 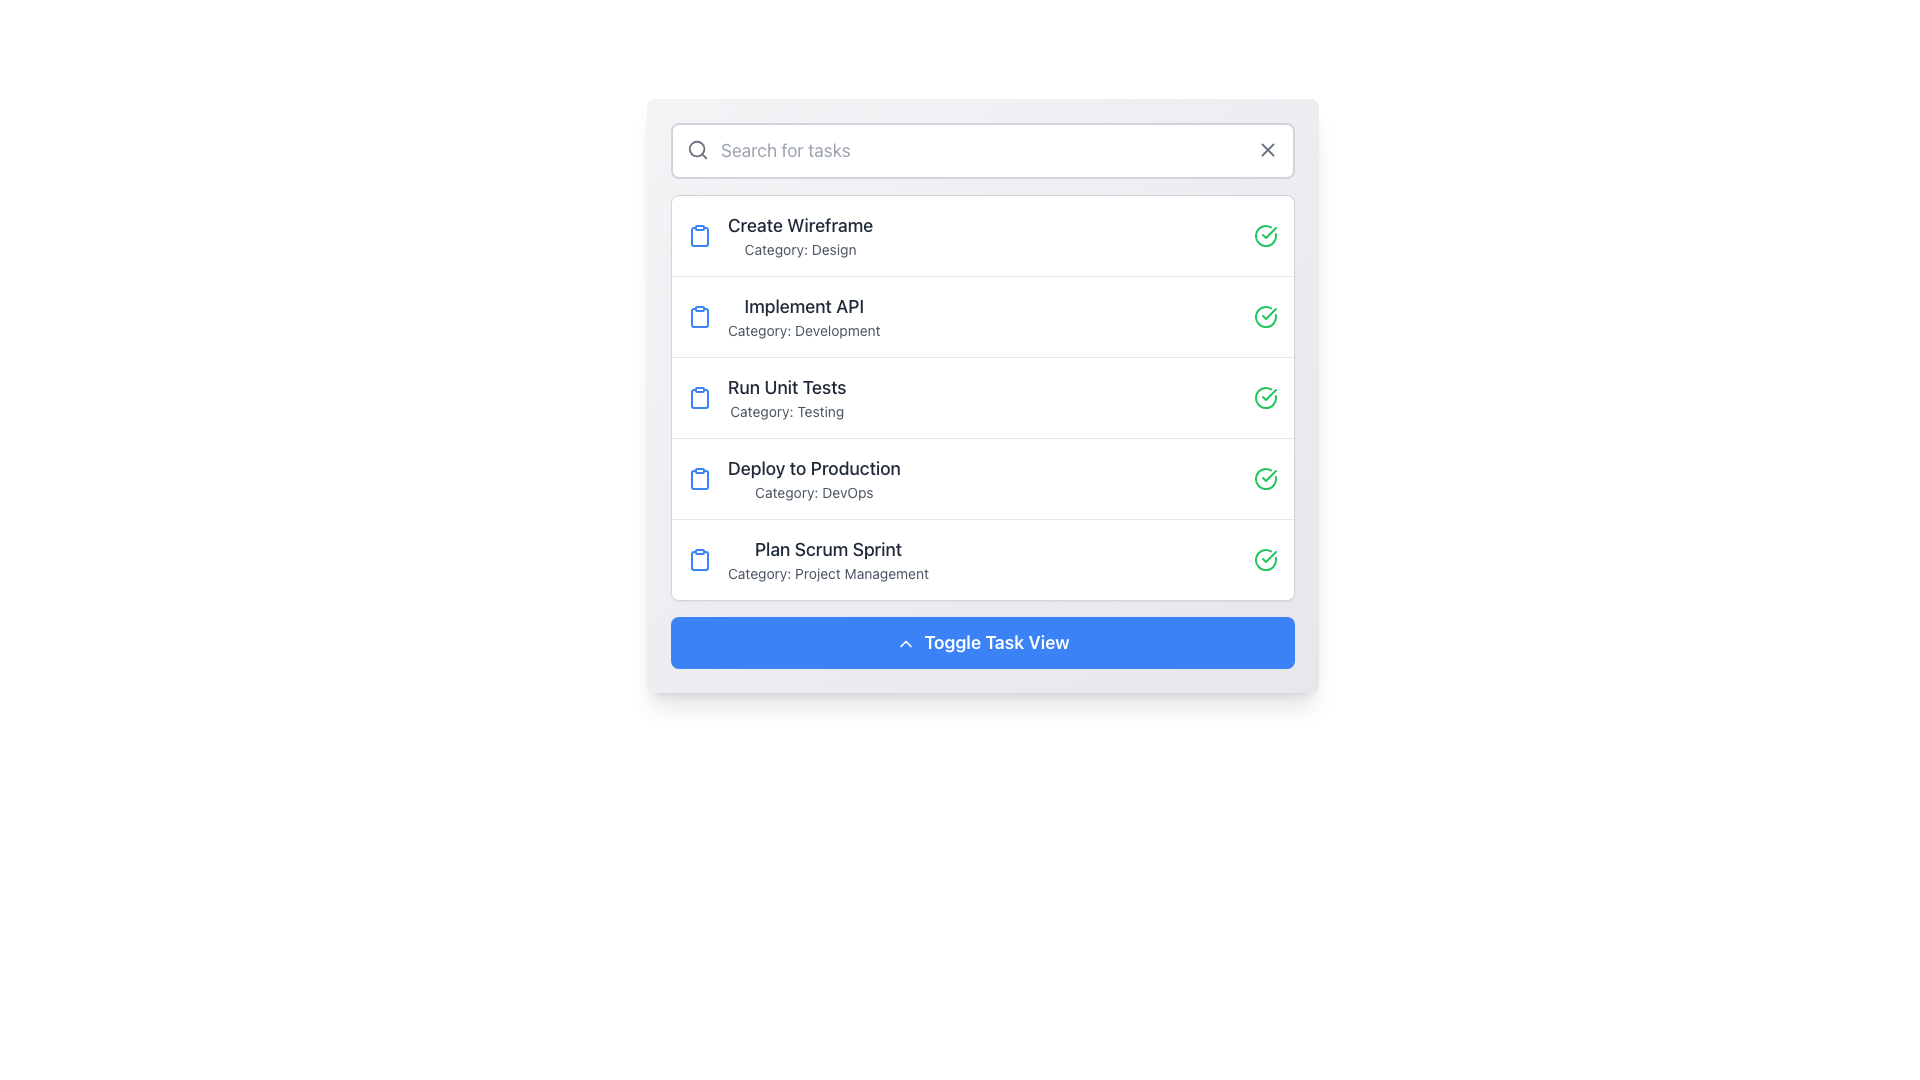 I want to click on text content of the Text label indicating the category of the task 'Implement API', which is positioned directly below the title 'Implement API', so click(x=804, y=330).